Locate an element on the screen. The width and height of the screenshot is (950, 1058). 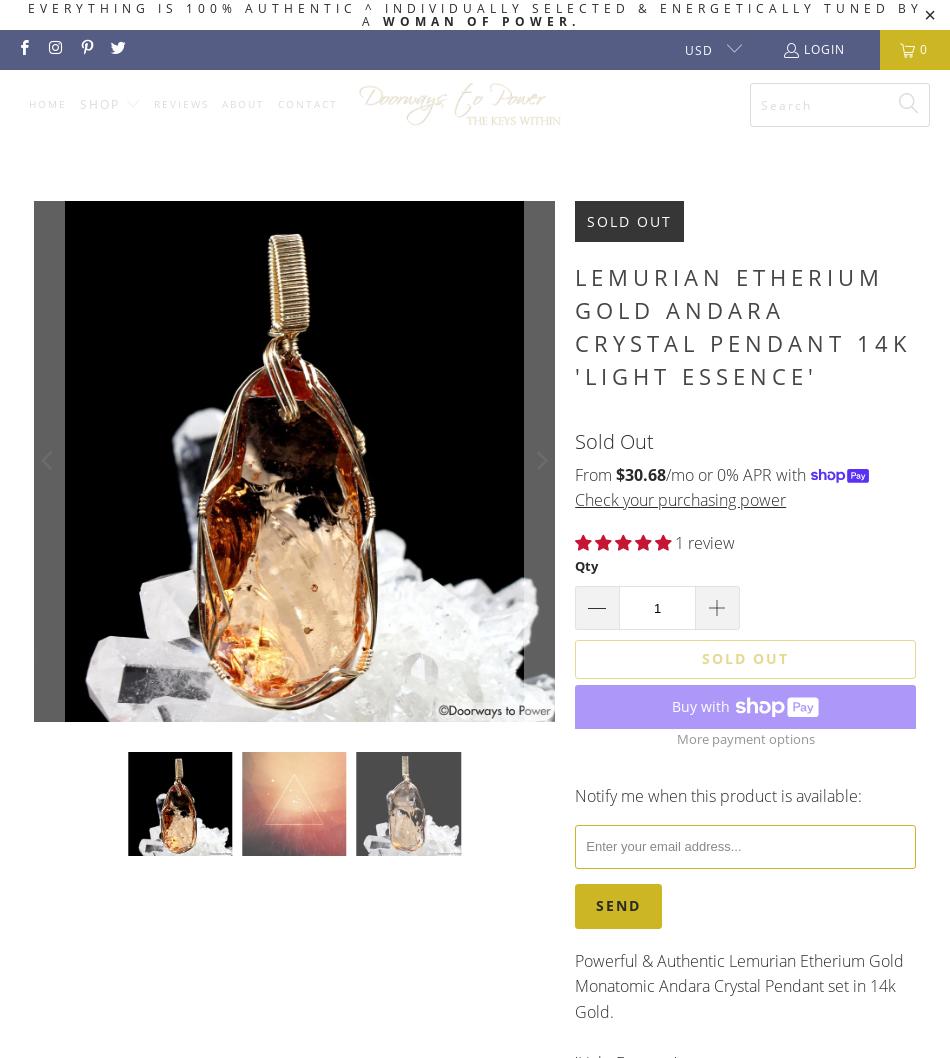
'Shop All Crystals' is located at coordinates (162, 153).